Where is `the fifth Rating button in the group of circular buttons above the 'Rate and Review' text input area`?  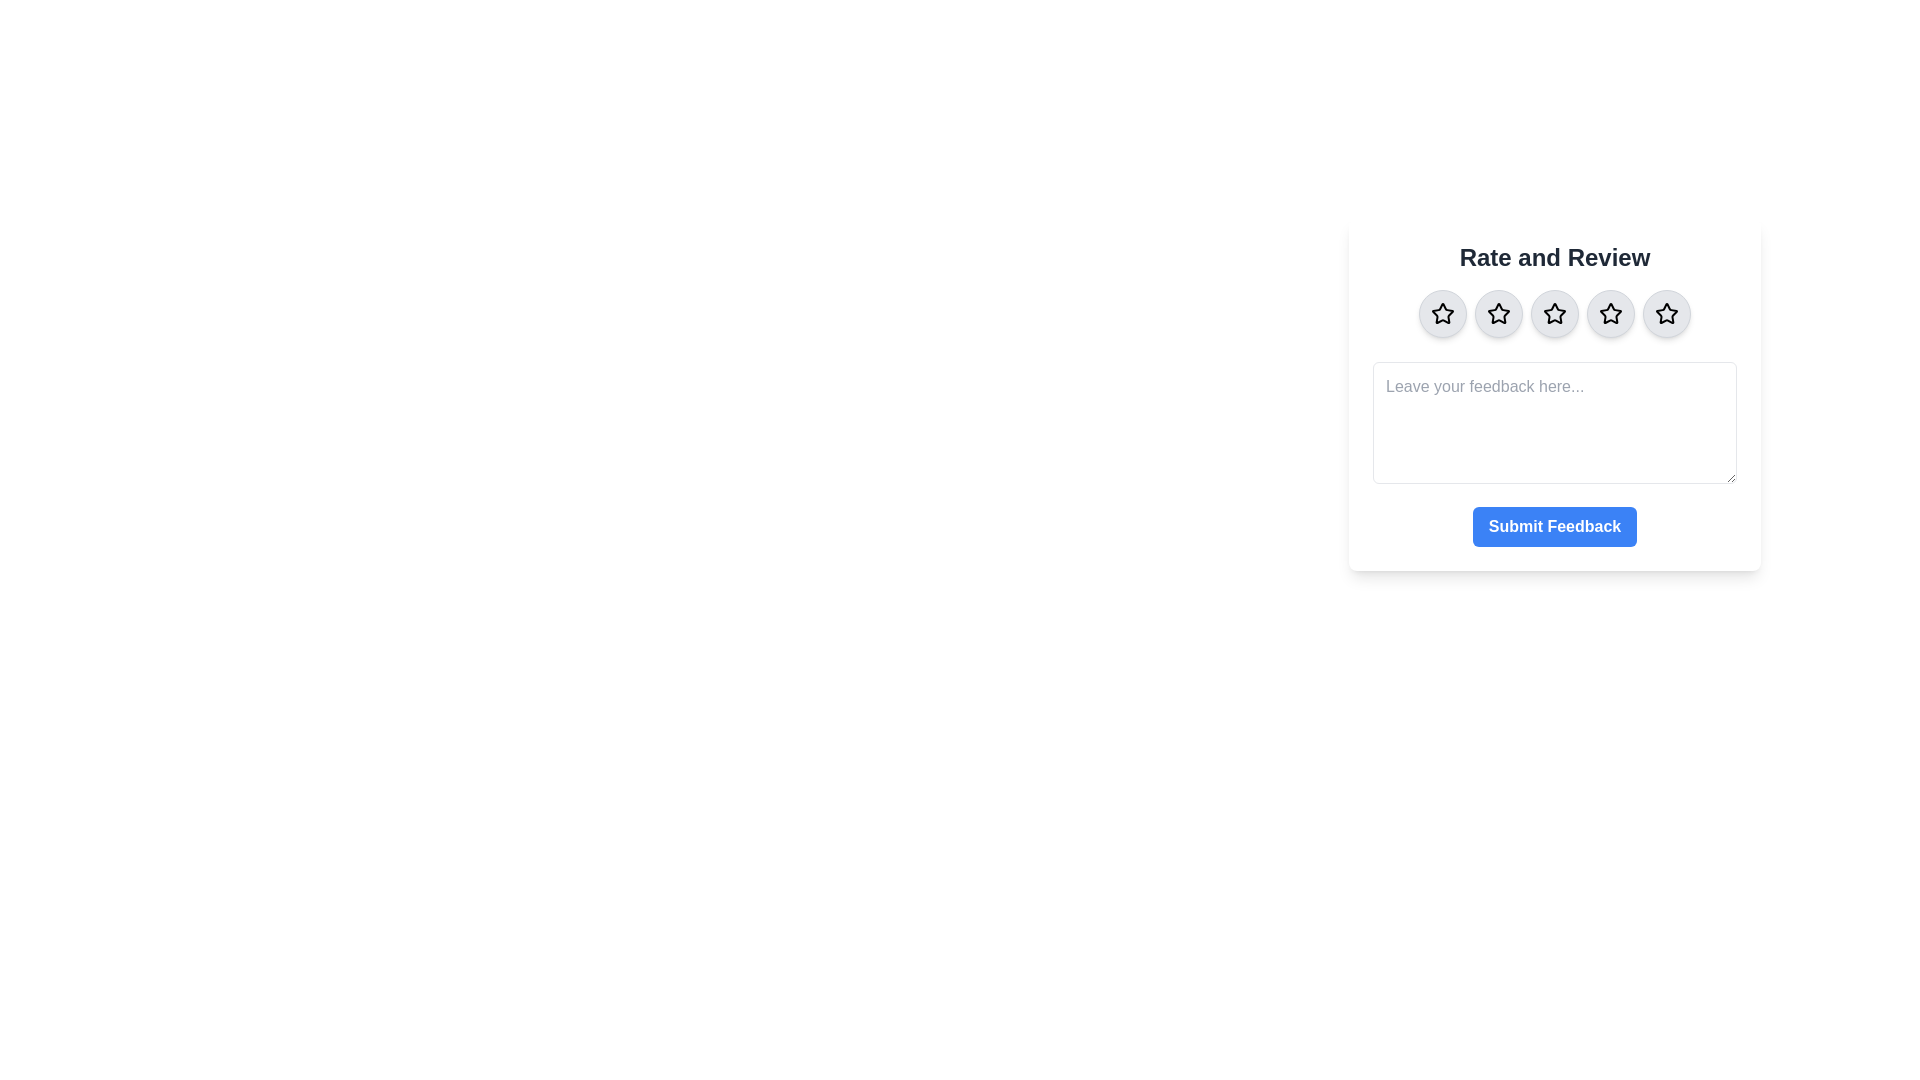 the fifth Rating button in the group of circular buttons above the 'Rate and Review' text input area is located at coordinates (1666, 313).